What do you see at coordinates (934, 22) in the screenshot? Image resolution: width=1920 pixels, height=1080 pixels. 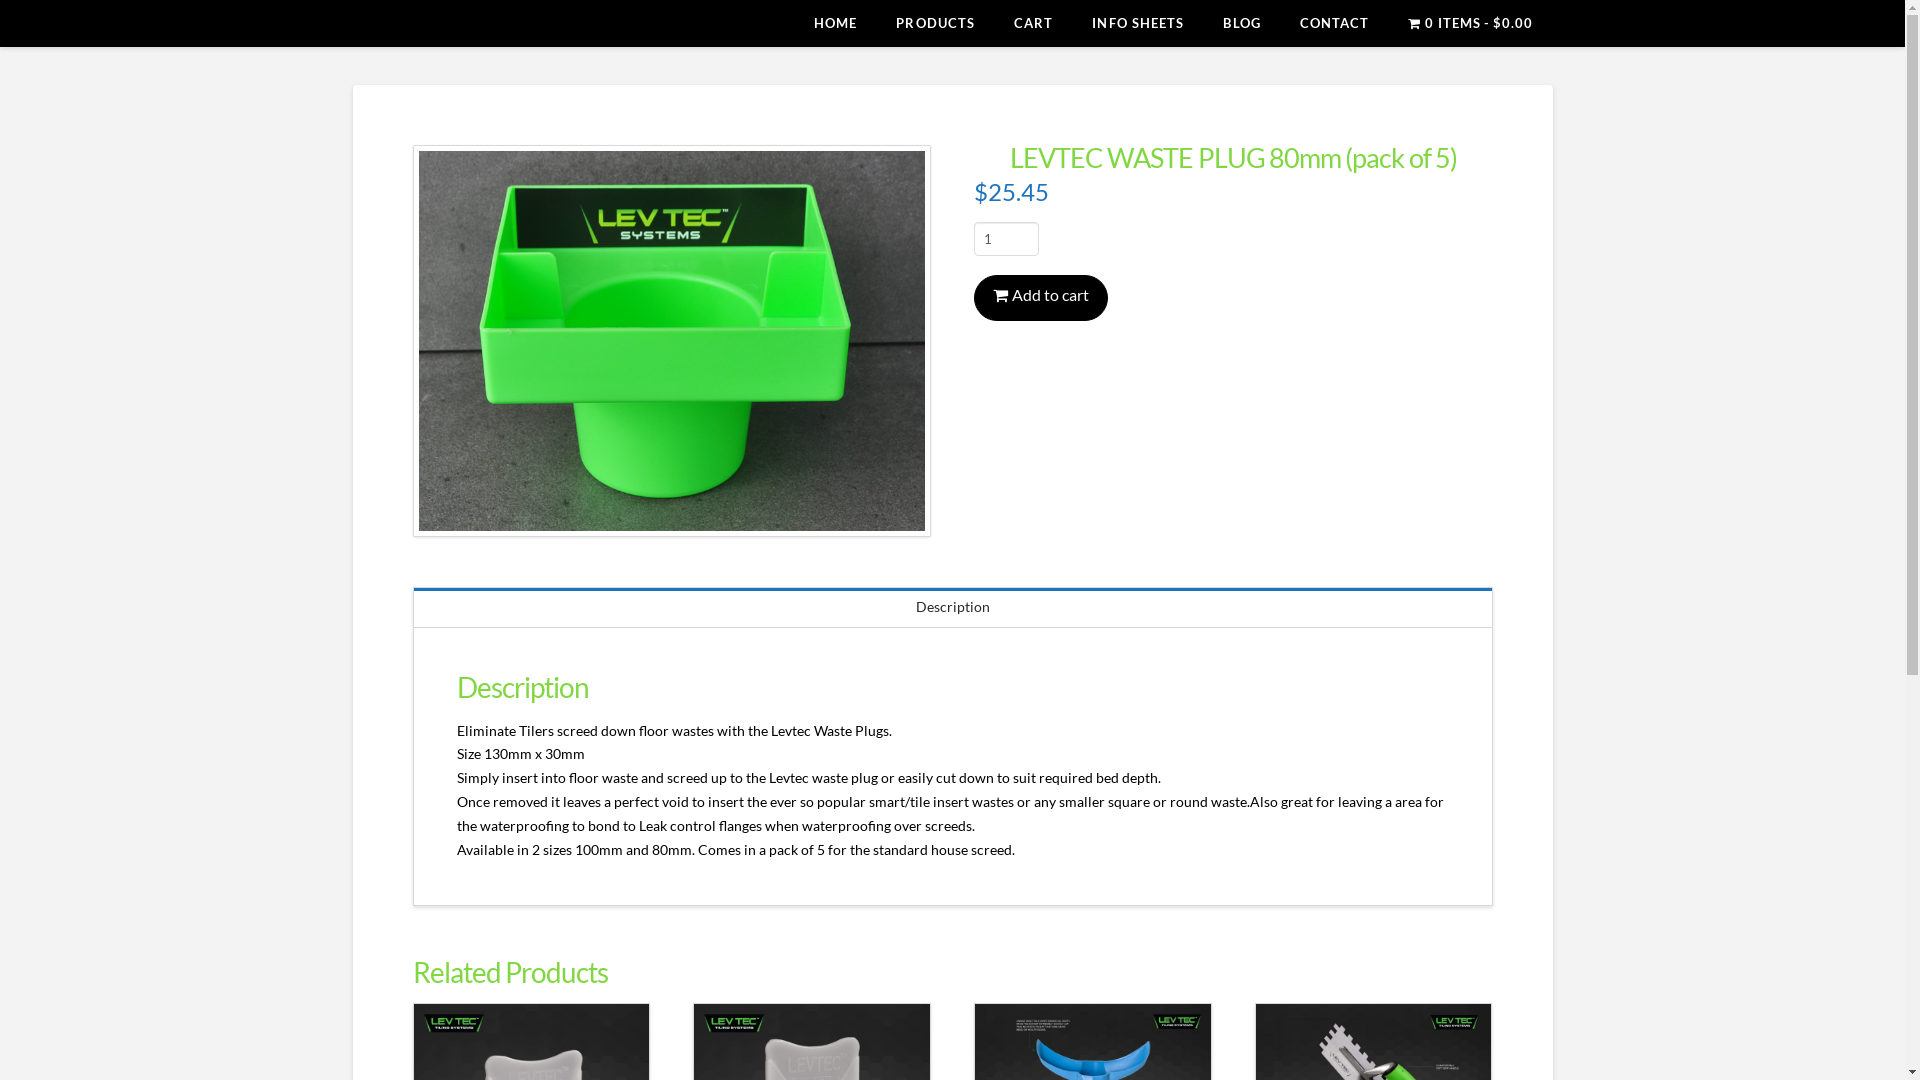 I see `'PRODUCTS'` at bounding box center [934, 22].